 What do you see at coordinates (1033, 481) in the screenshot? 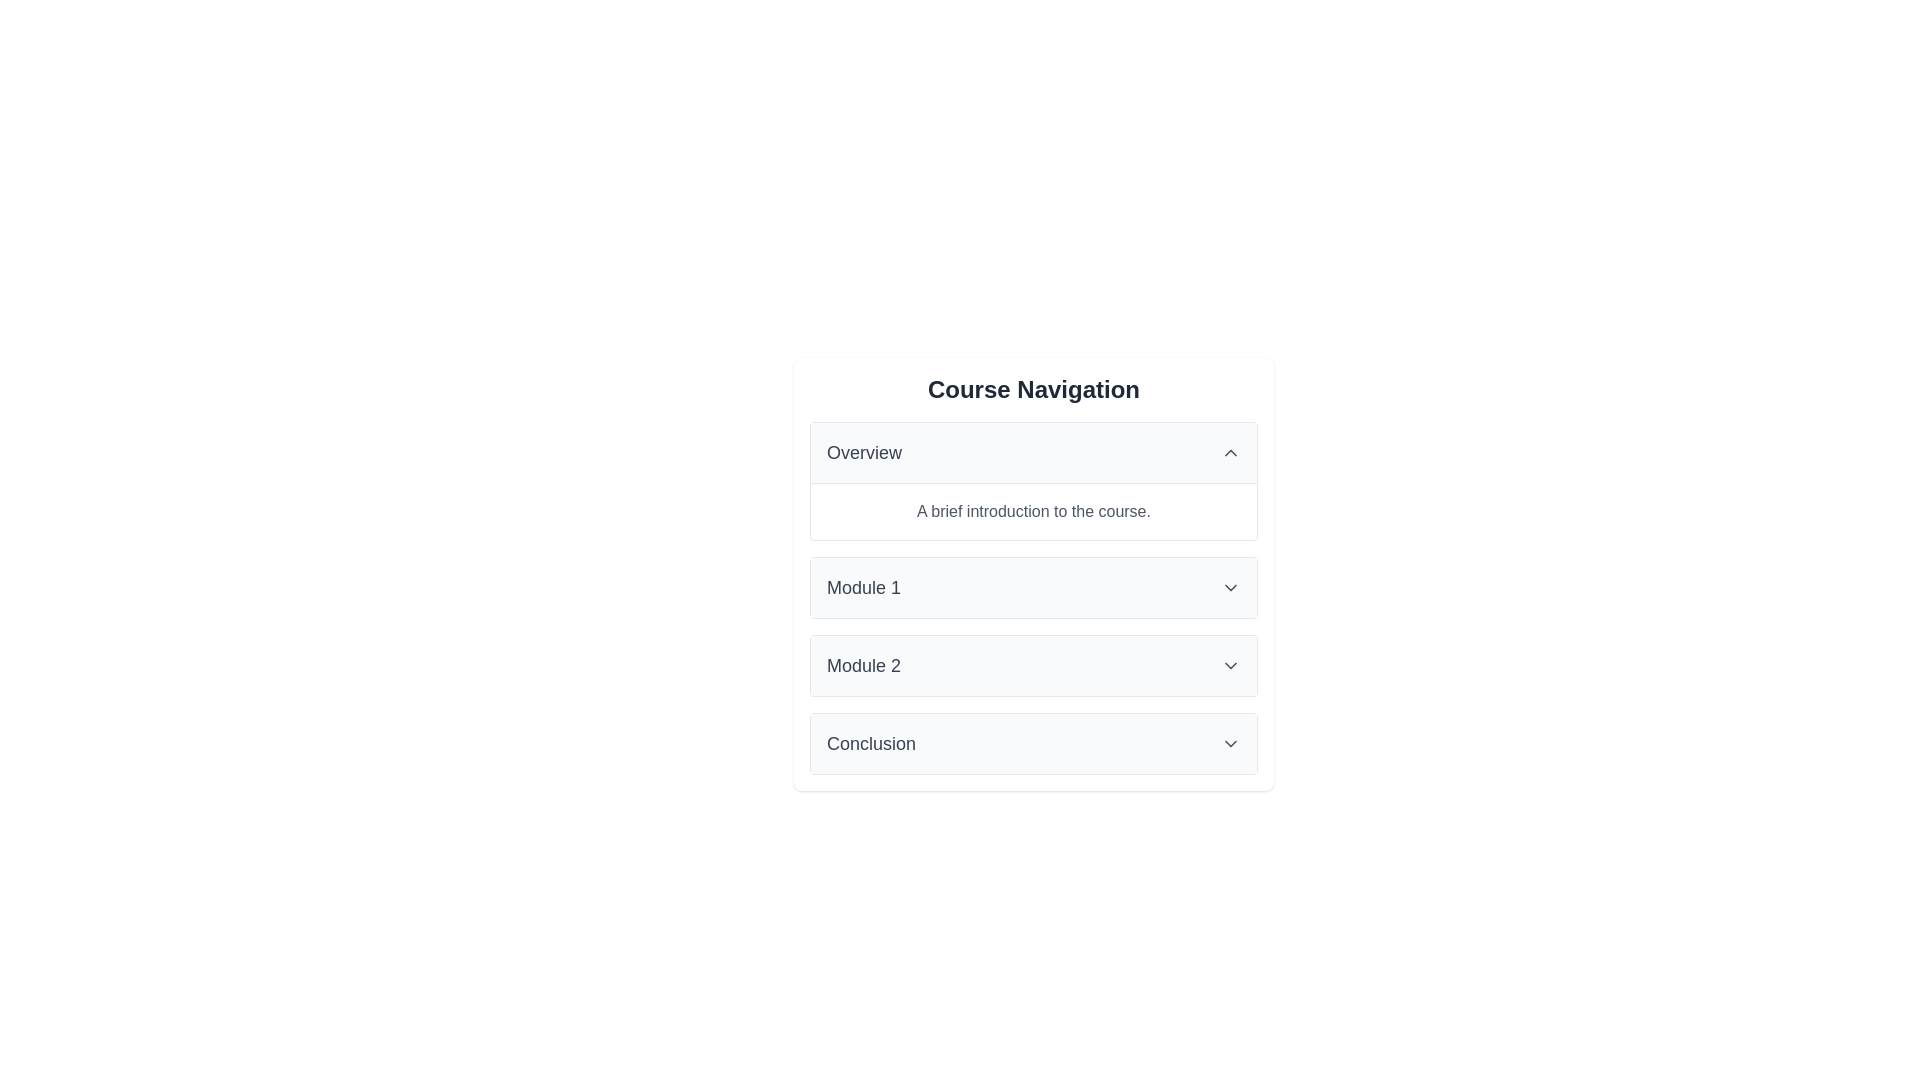
I see `the first collapsible section titled 'Overview' in the Course Navigation list to trigger effects` at bounding box center [1033, 481].